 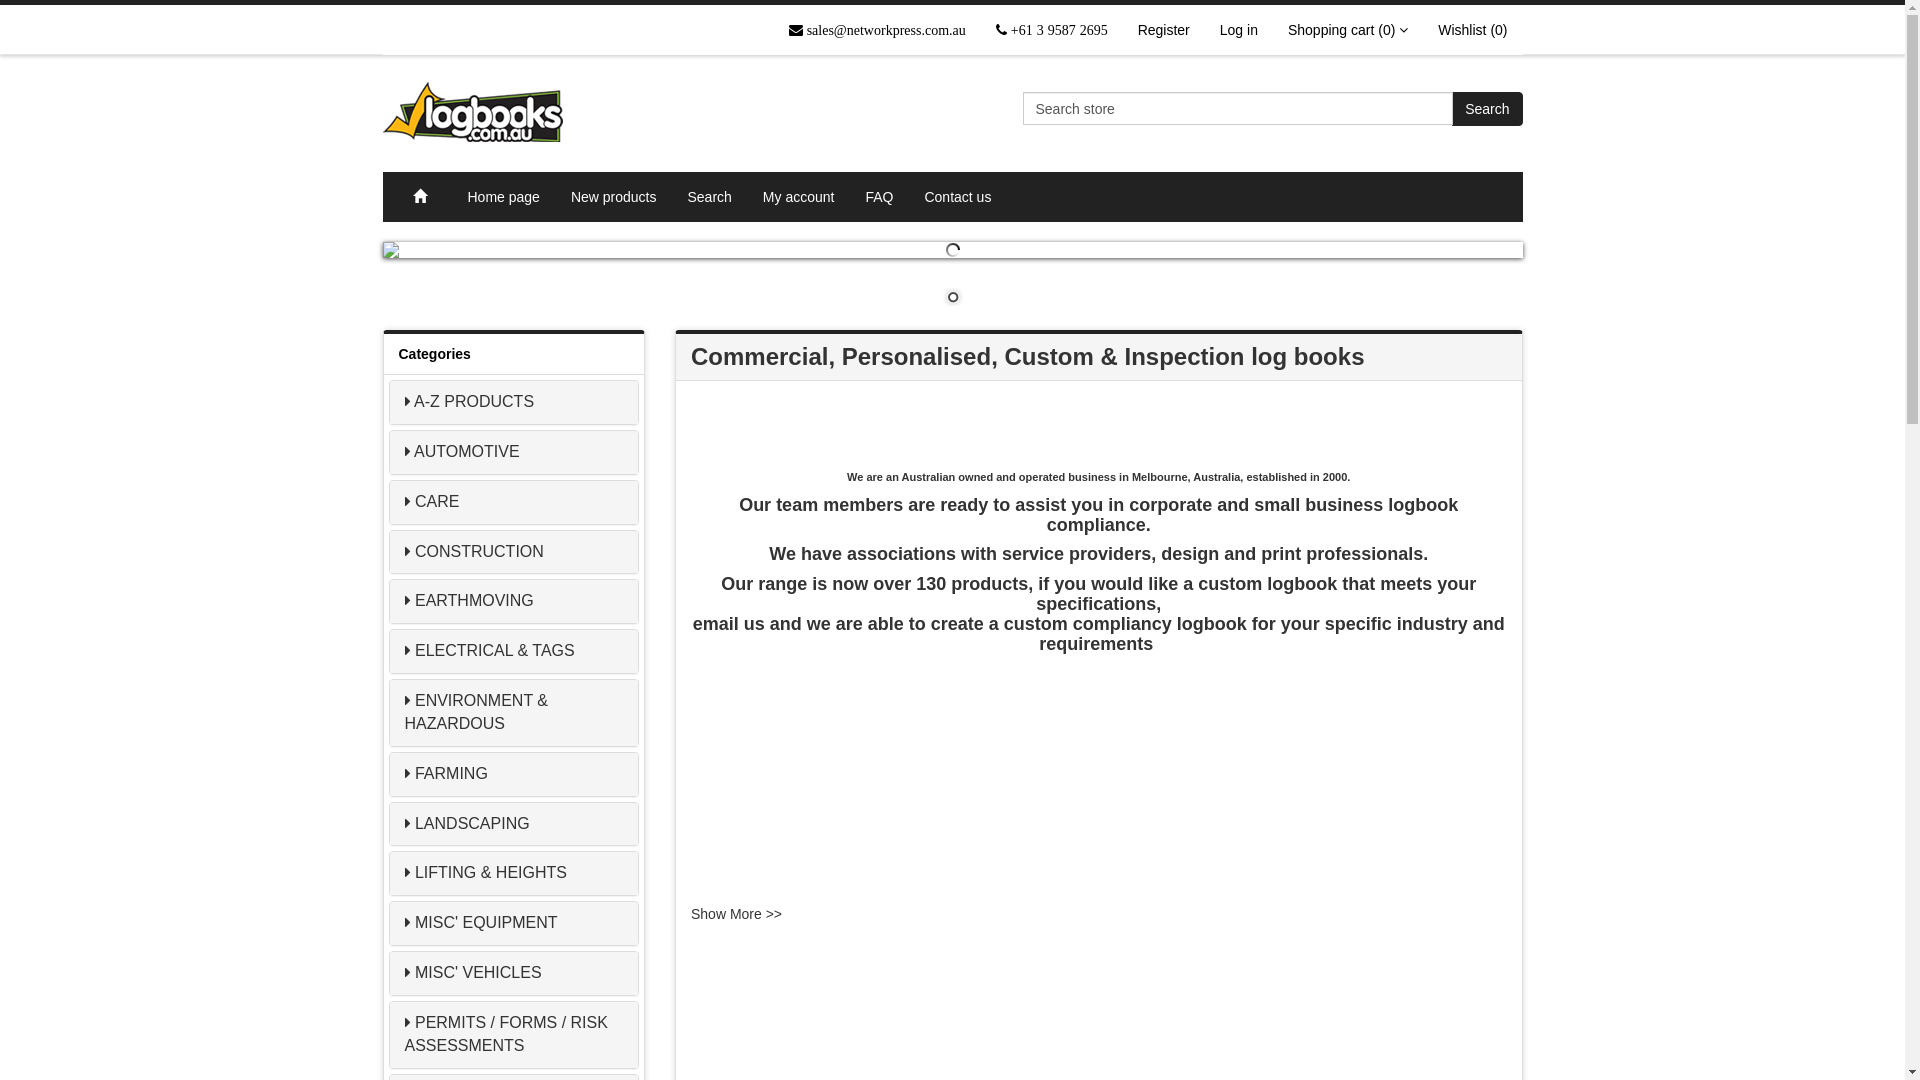 I want to click on 'PERMITS / FORMS / RISK ASSESSMENTS', so click(x=505, y=1033).